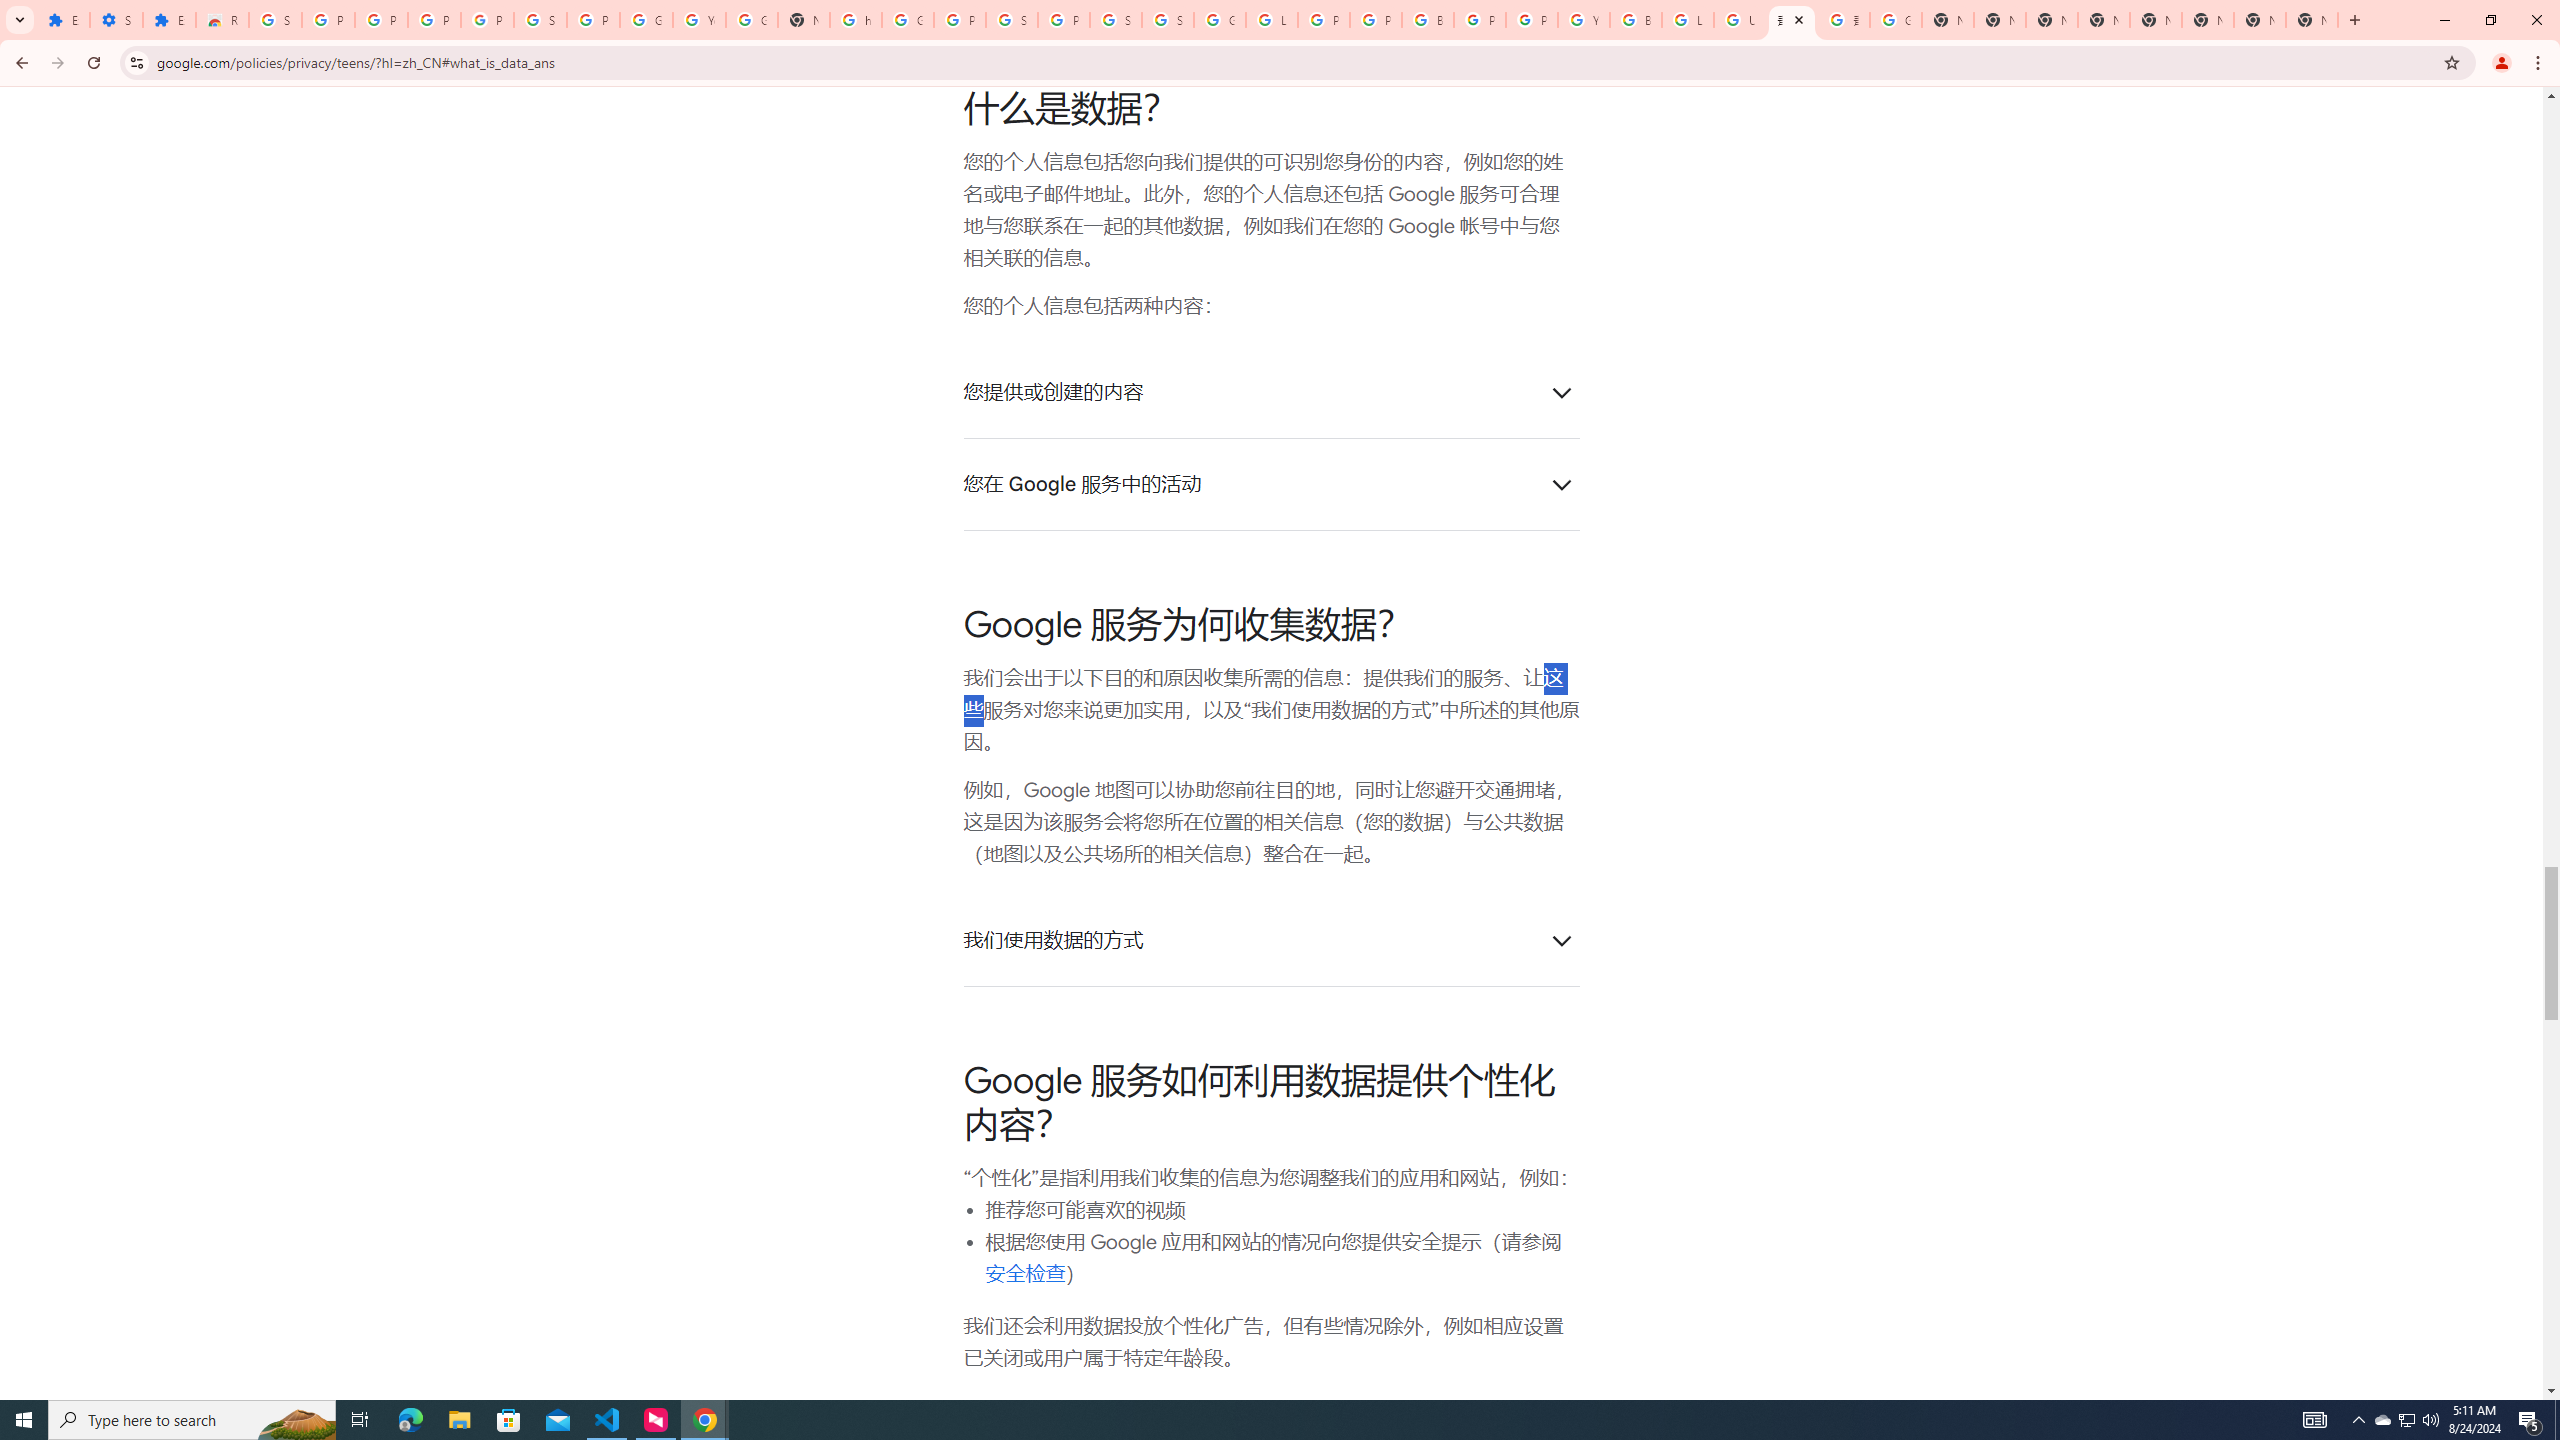 This screenshot has width=2560, height=1440. Describe the element at coordinates (64, 19) in the screenshot. I see `'Extensions'` at that location.